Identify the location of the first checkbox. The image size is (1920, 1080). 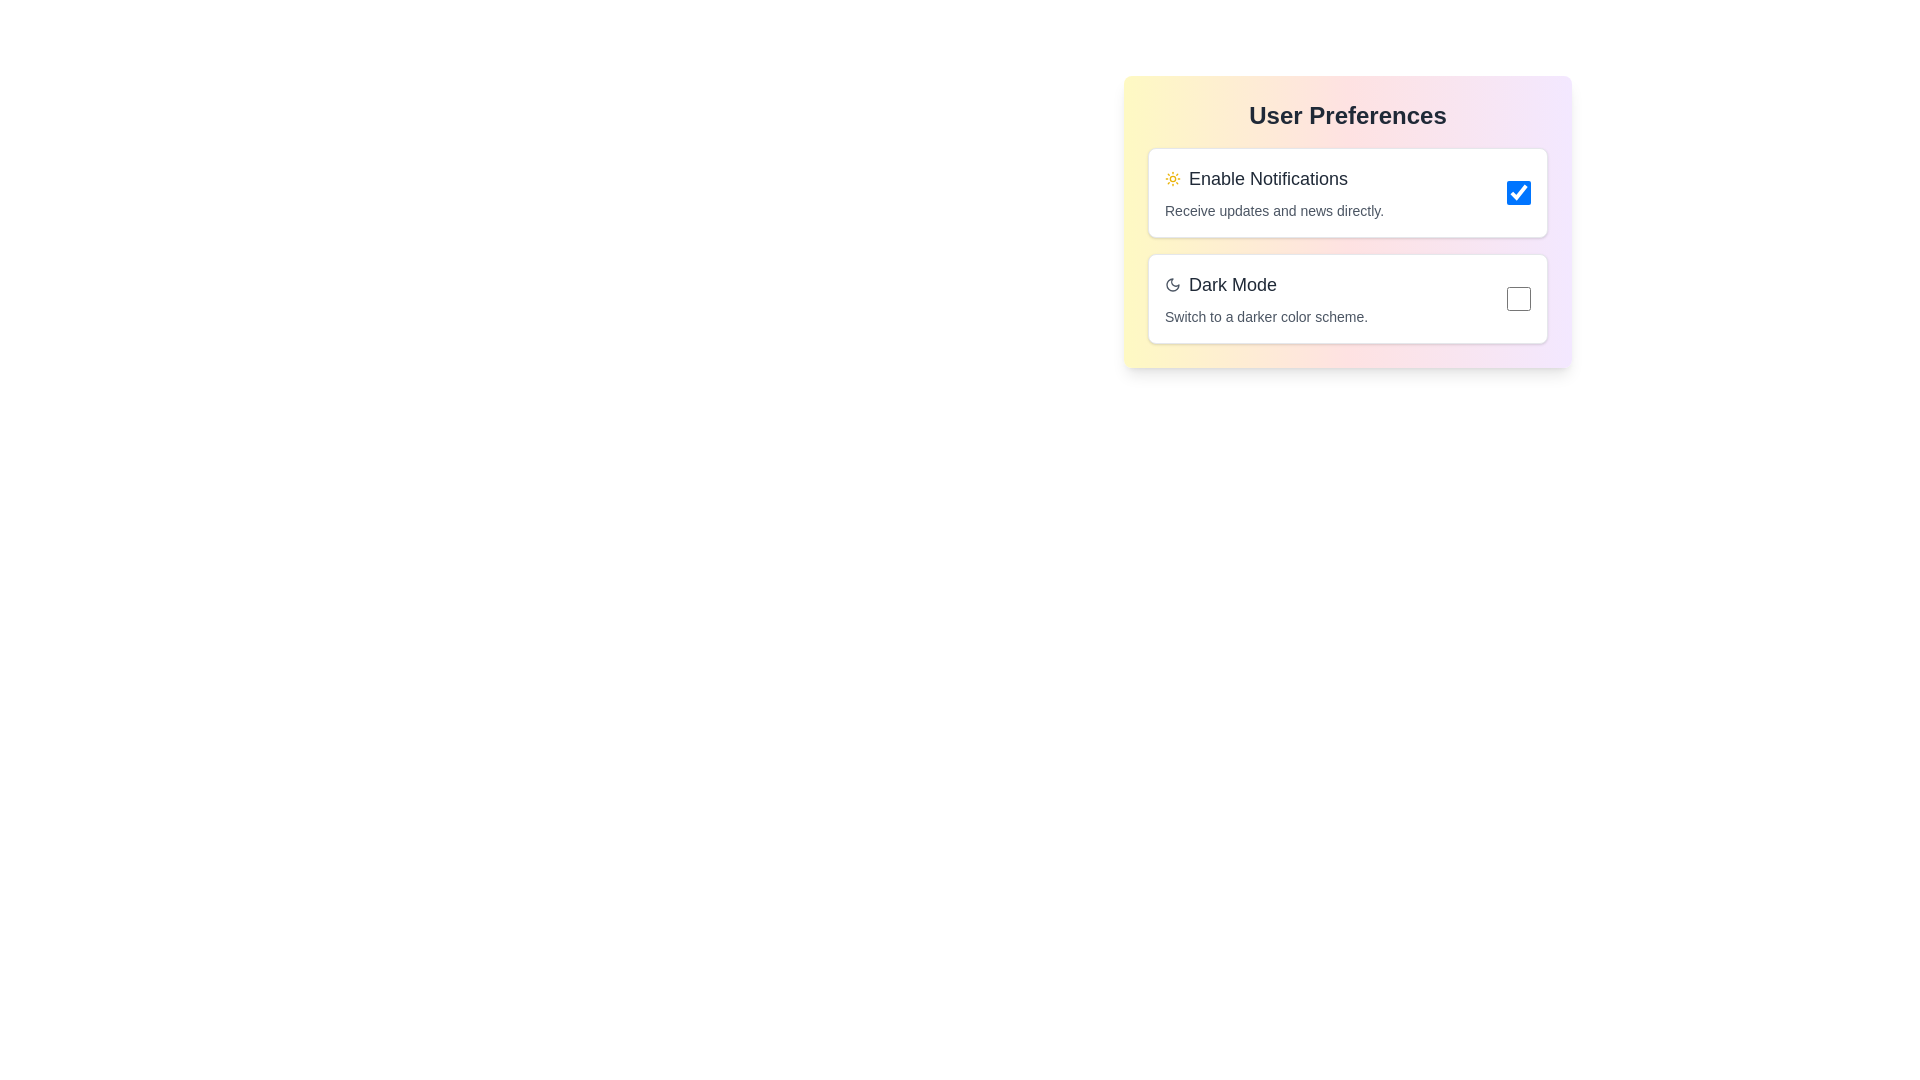
(1518, 192).